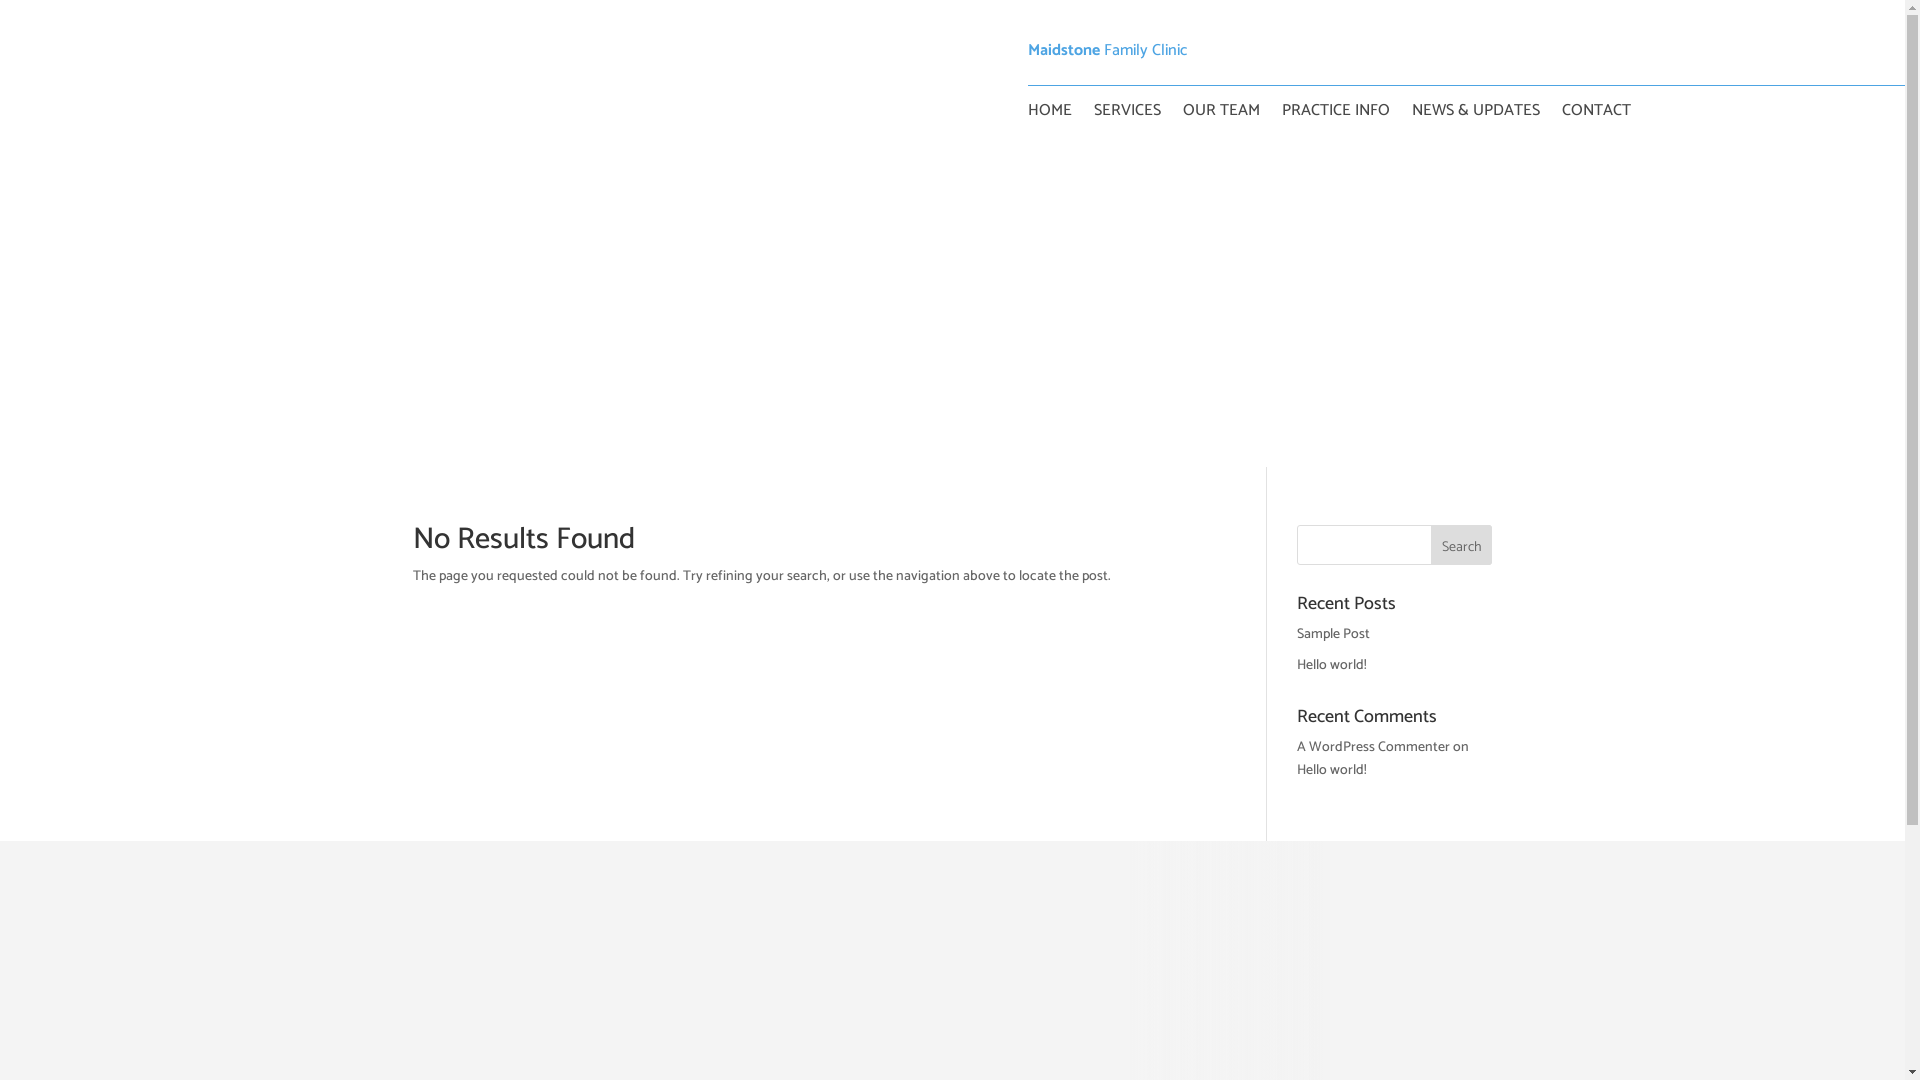 Image resolution: width=1920 pixels, height=1080 pixels. What do you see at coordinates (1127, 115) in the screenshot?
I see `'SERVICES'` at bounding box center [1127, 115].